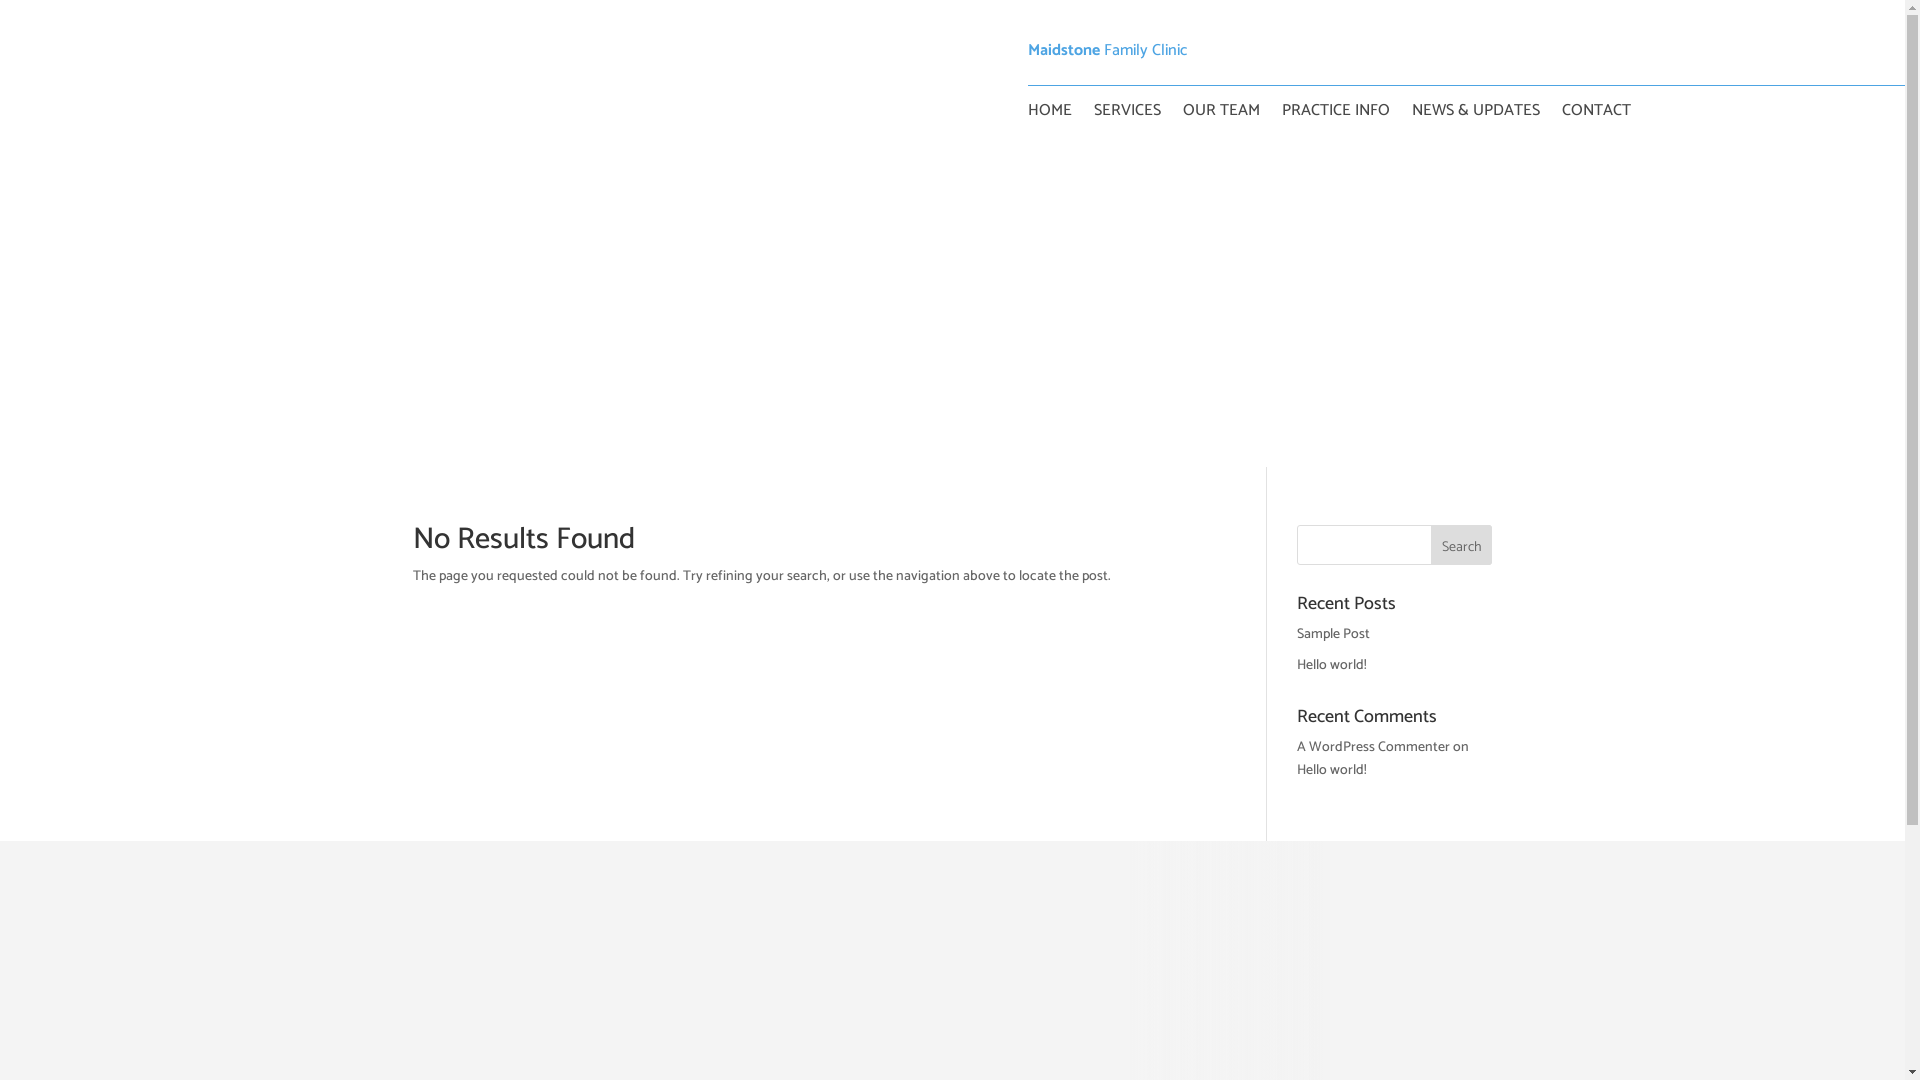 Image resolution: width=1920 pixels, height=1080 pixels. What do you see at coordinates (1127, 115) in the screenshot?
I see `'SERVICES'` at bounding box center [1127, 115].